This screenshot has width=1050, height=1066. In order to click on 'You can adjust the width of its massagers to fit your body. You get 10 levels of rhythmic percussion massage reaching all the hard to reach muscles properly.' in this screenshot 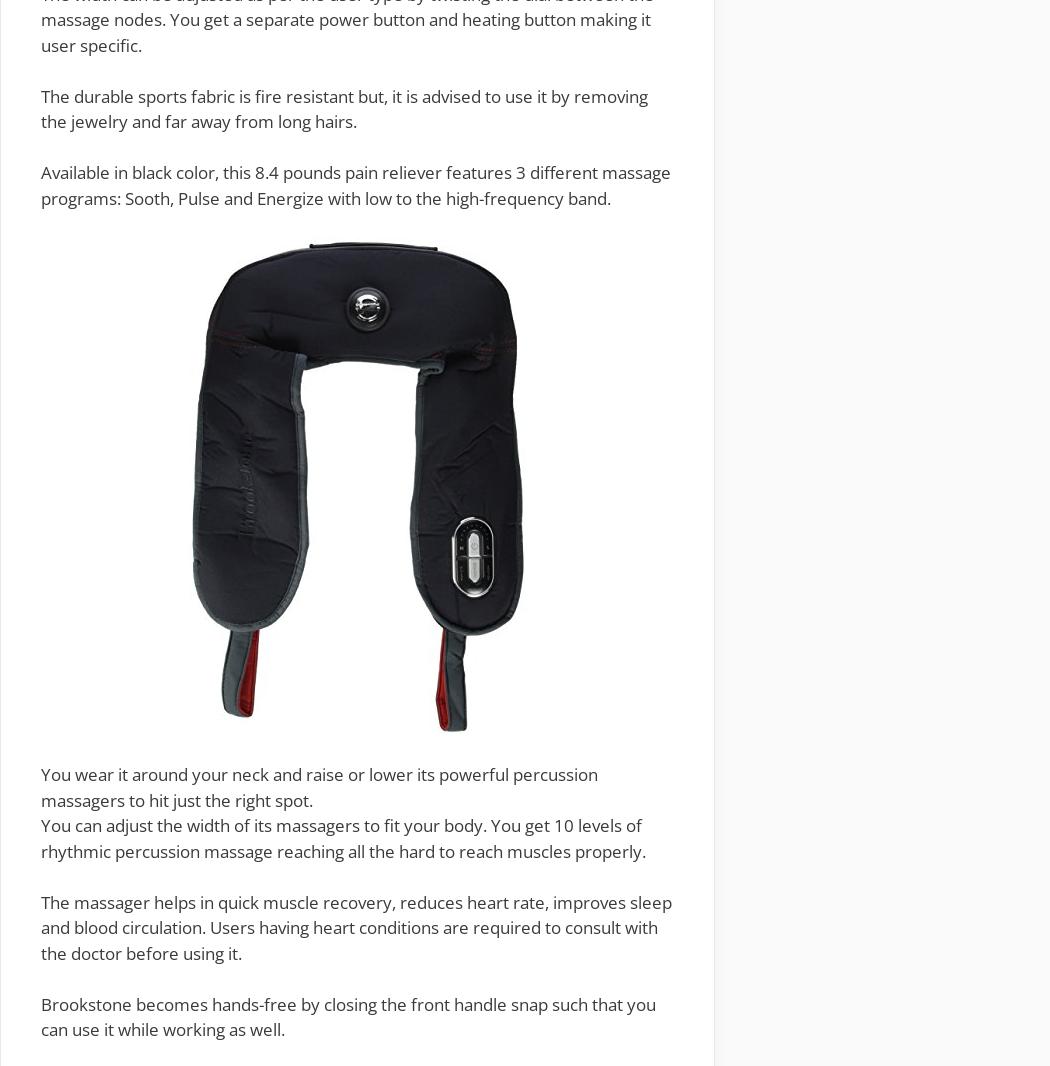, I will do `click(342, 837)`.